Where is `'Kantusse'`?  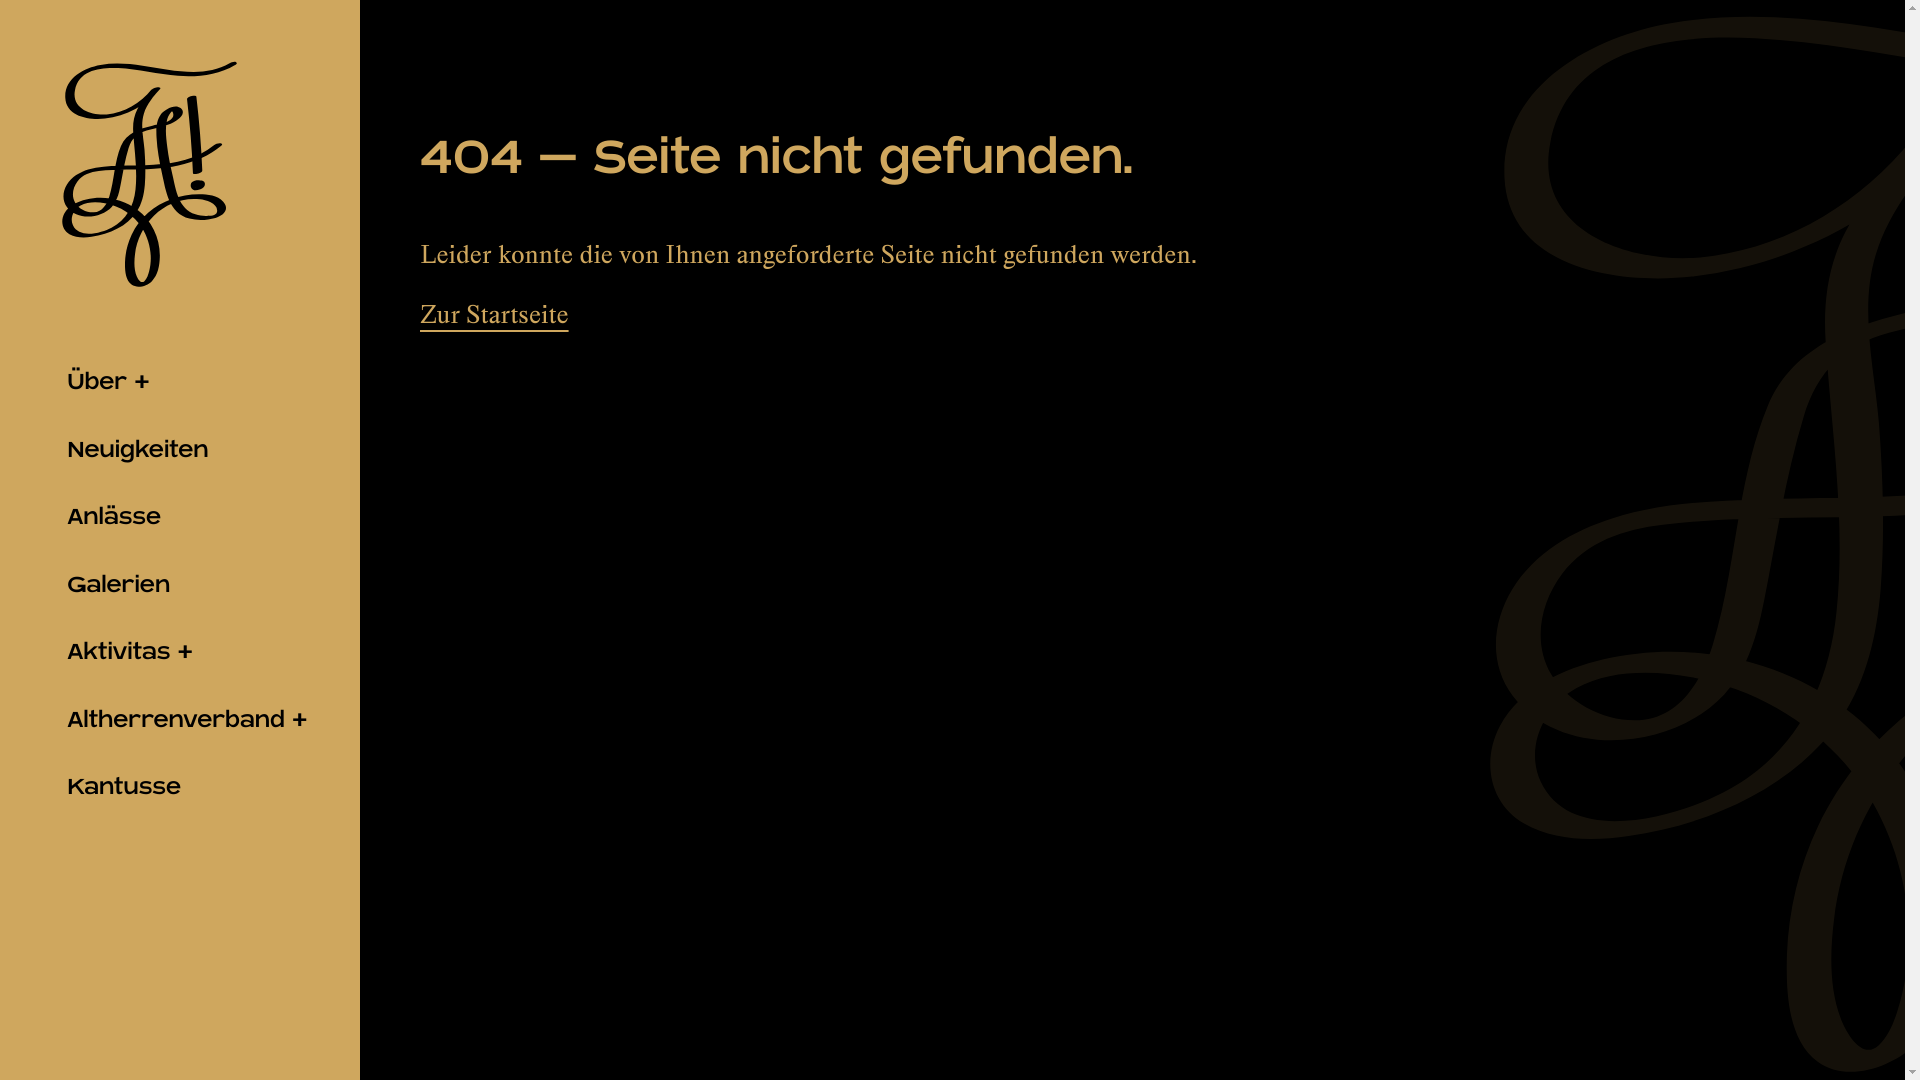 'Kantusse' is located at coordinates (180, 786).